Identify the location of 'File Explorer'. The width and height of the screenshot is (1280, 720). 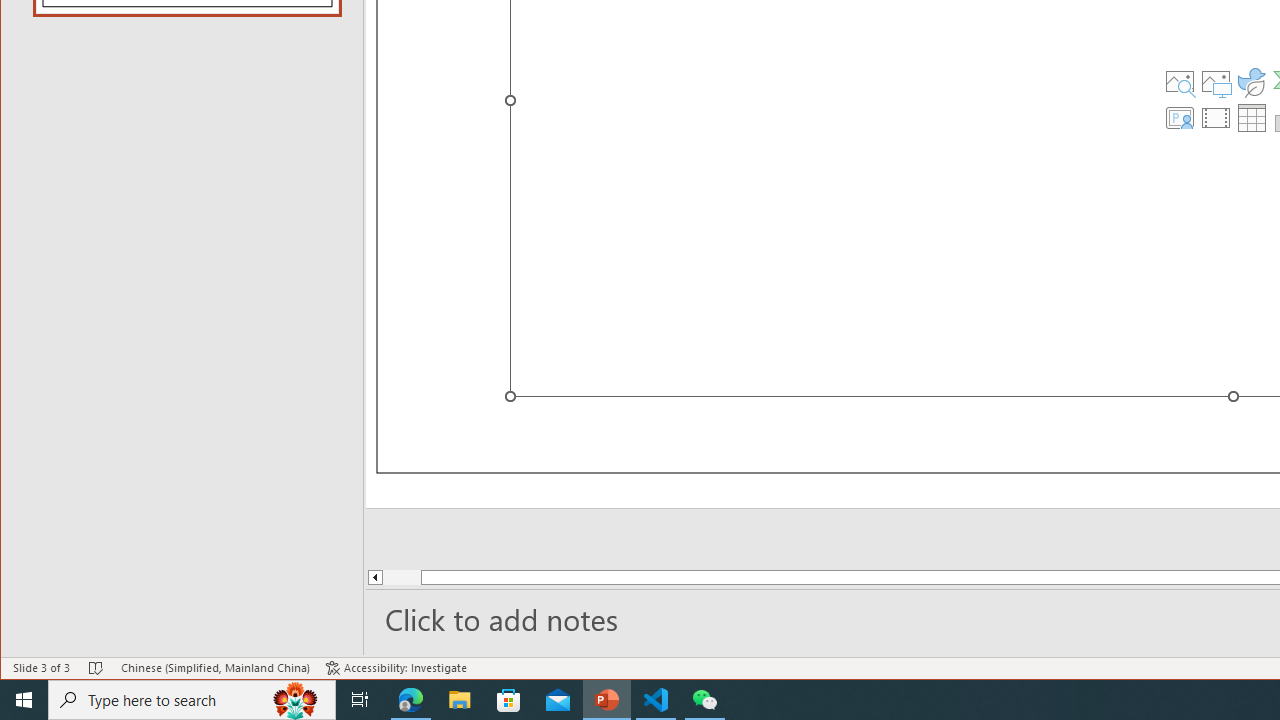
(459, 698).